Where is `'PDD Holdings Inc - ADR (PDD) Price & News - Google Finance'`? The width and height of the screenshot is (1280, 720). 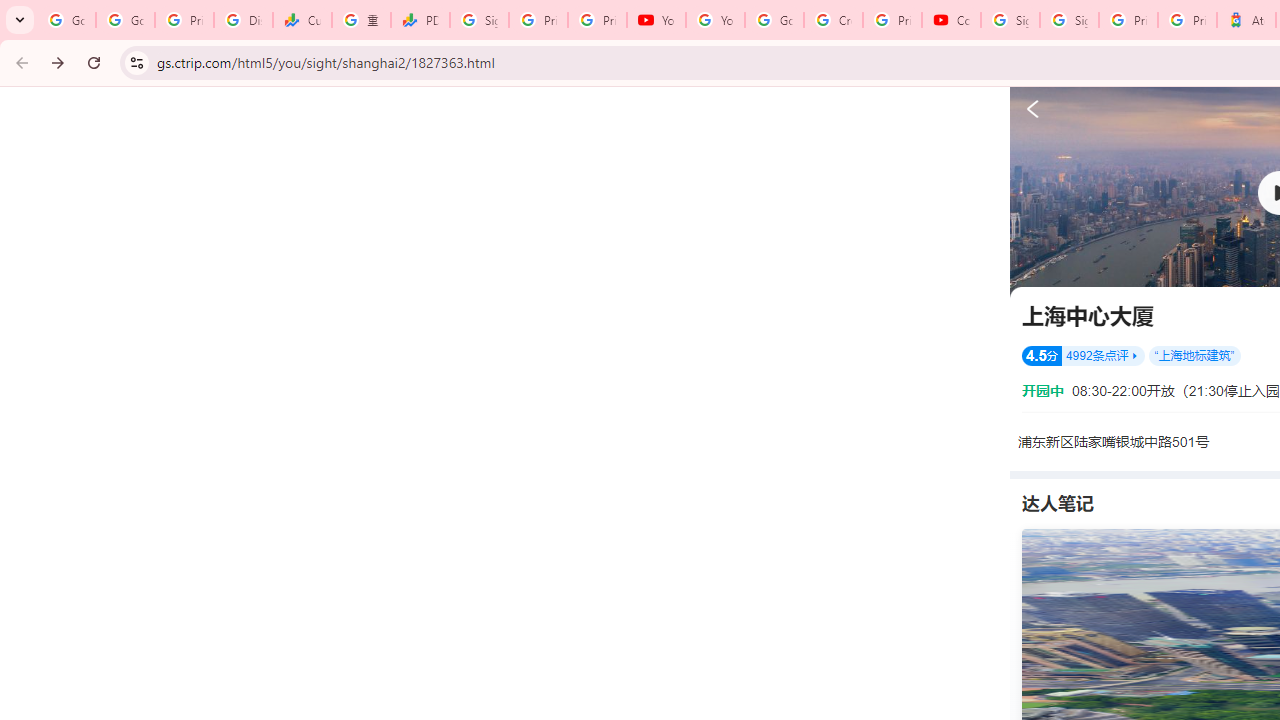 'PDD Holdings Inc - ADR (PDD) Price & News - Google Finance' is located at coordinates (419, 20).